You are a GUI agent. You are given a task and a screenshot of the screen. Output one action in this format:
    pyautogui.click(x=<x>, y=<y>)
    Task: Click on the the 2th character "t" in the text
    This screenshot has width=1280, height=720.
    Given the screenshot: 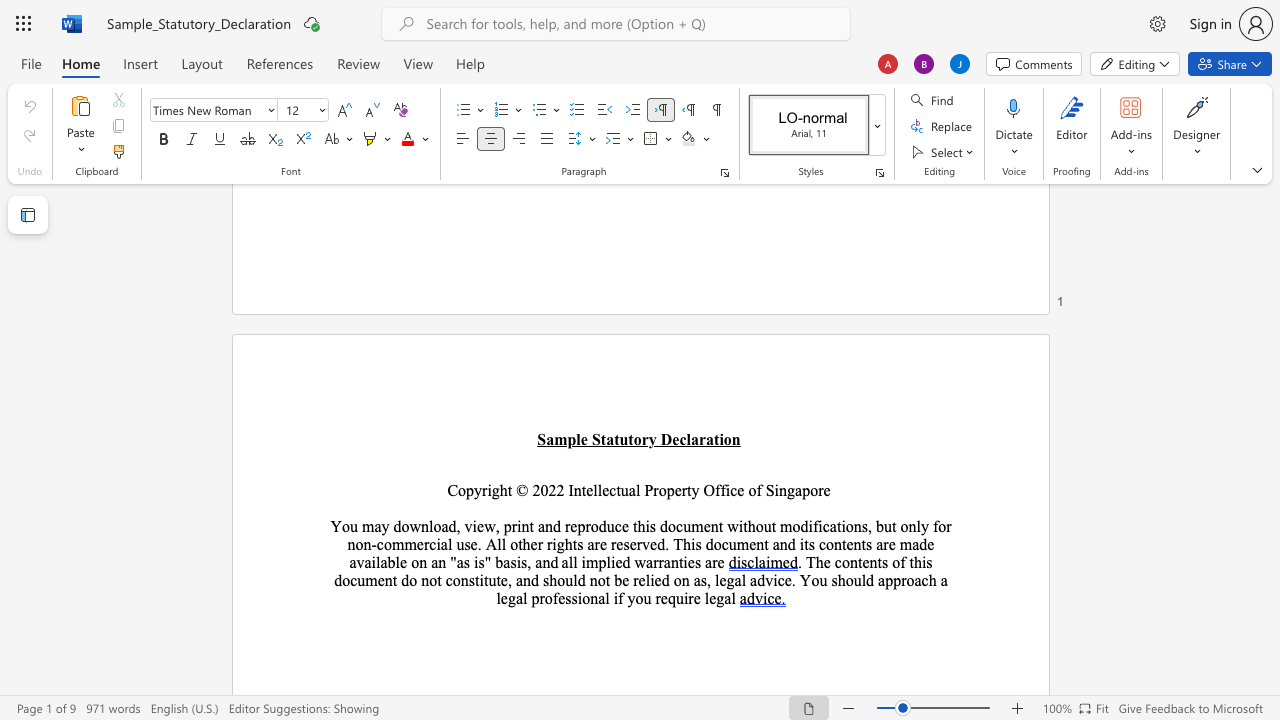 What is the action you would take?
    pyautogui.click(x=476, y=580)
    